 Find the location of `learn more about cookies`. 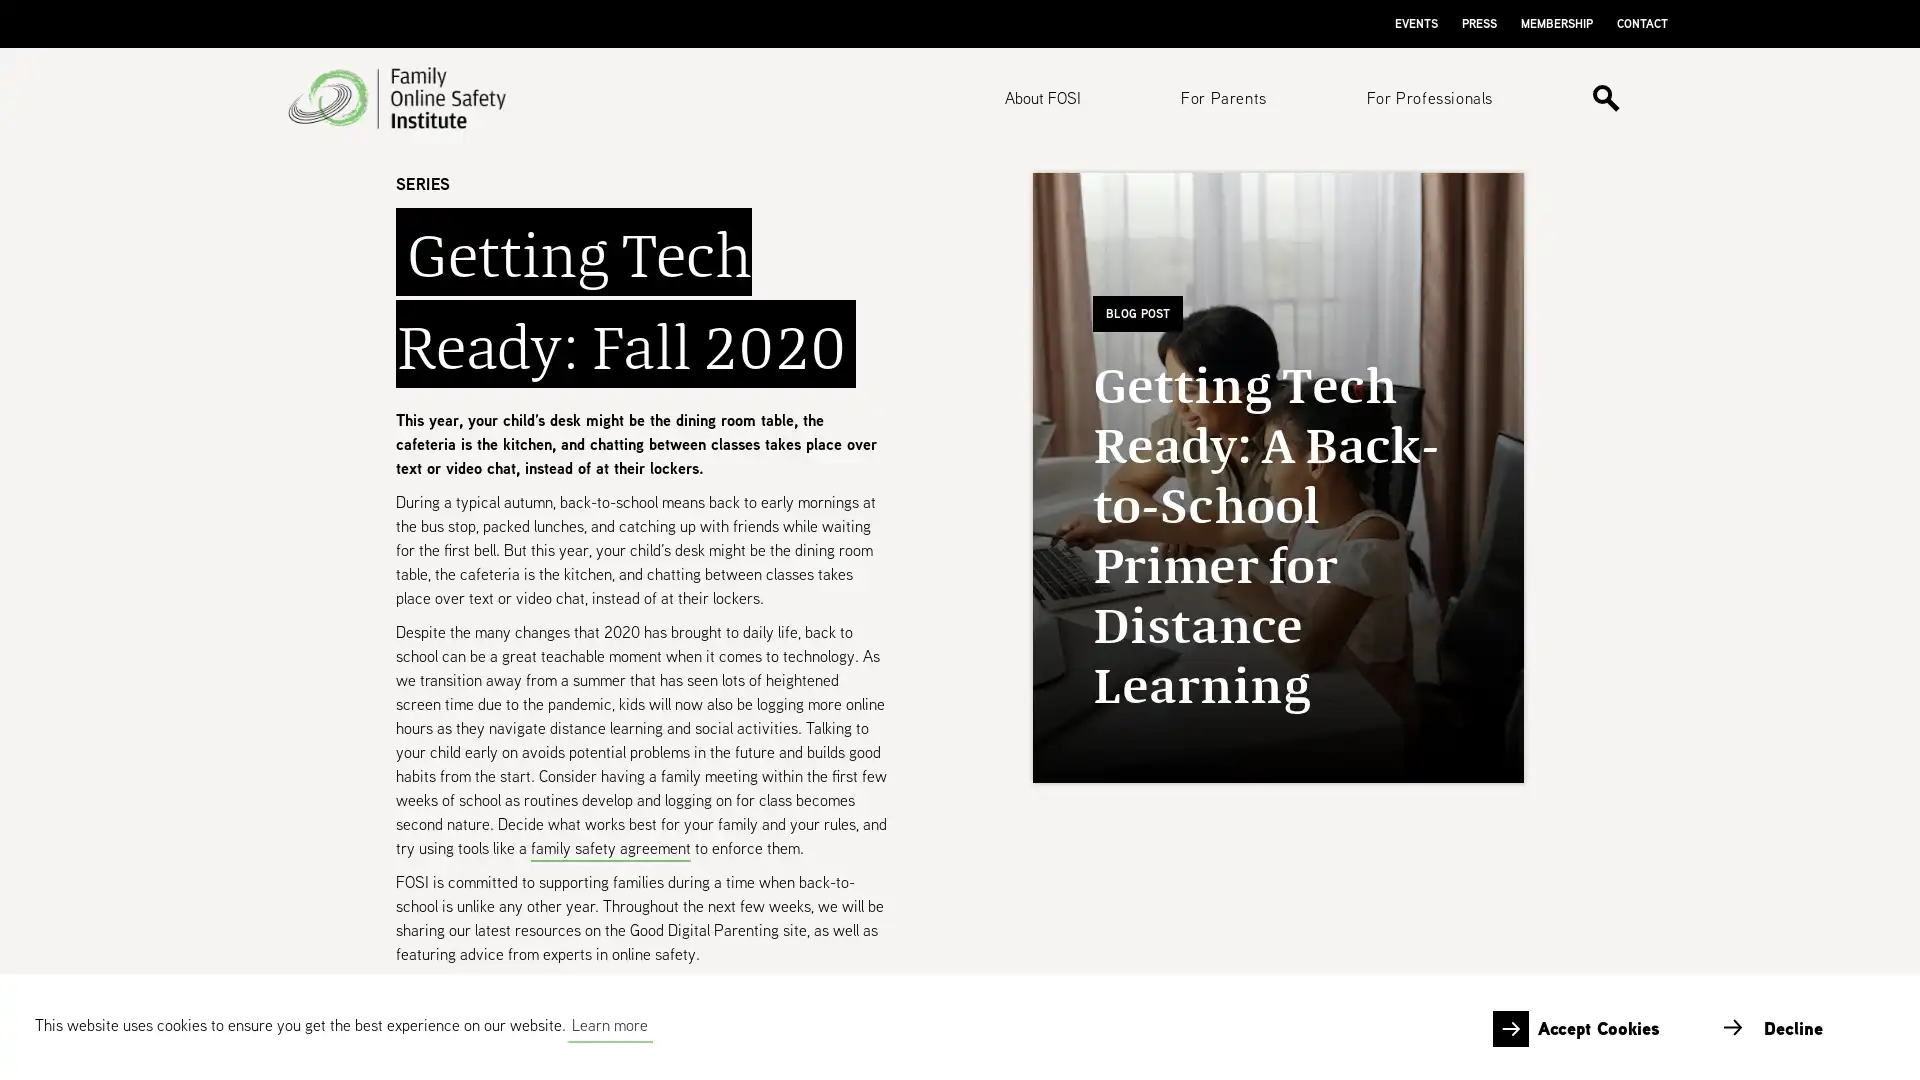

learn more about cookies is located at coordinates (609, 1026).